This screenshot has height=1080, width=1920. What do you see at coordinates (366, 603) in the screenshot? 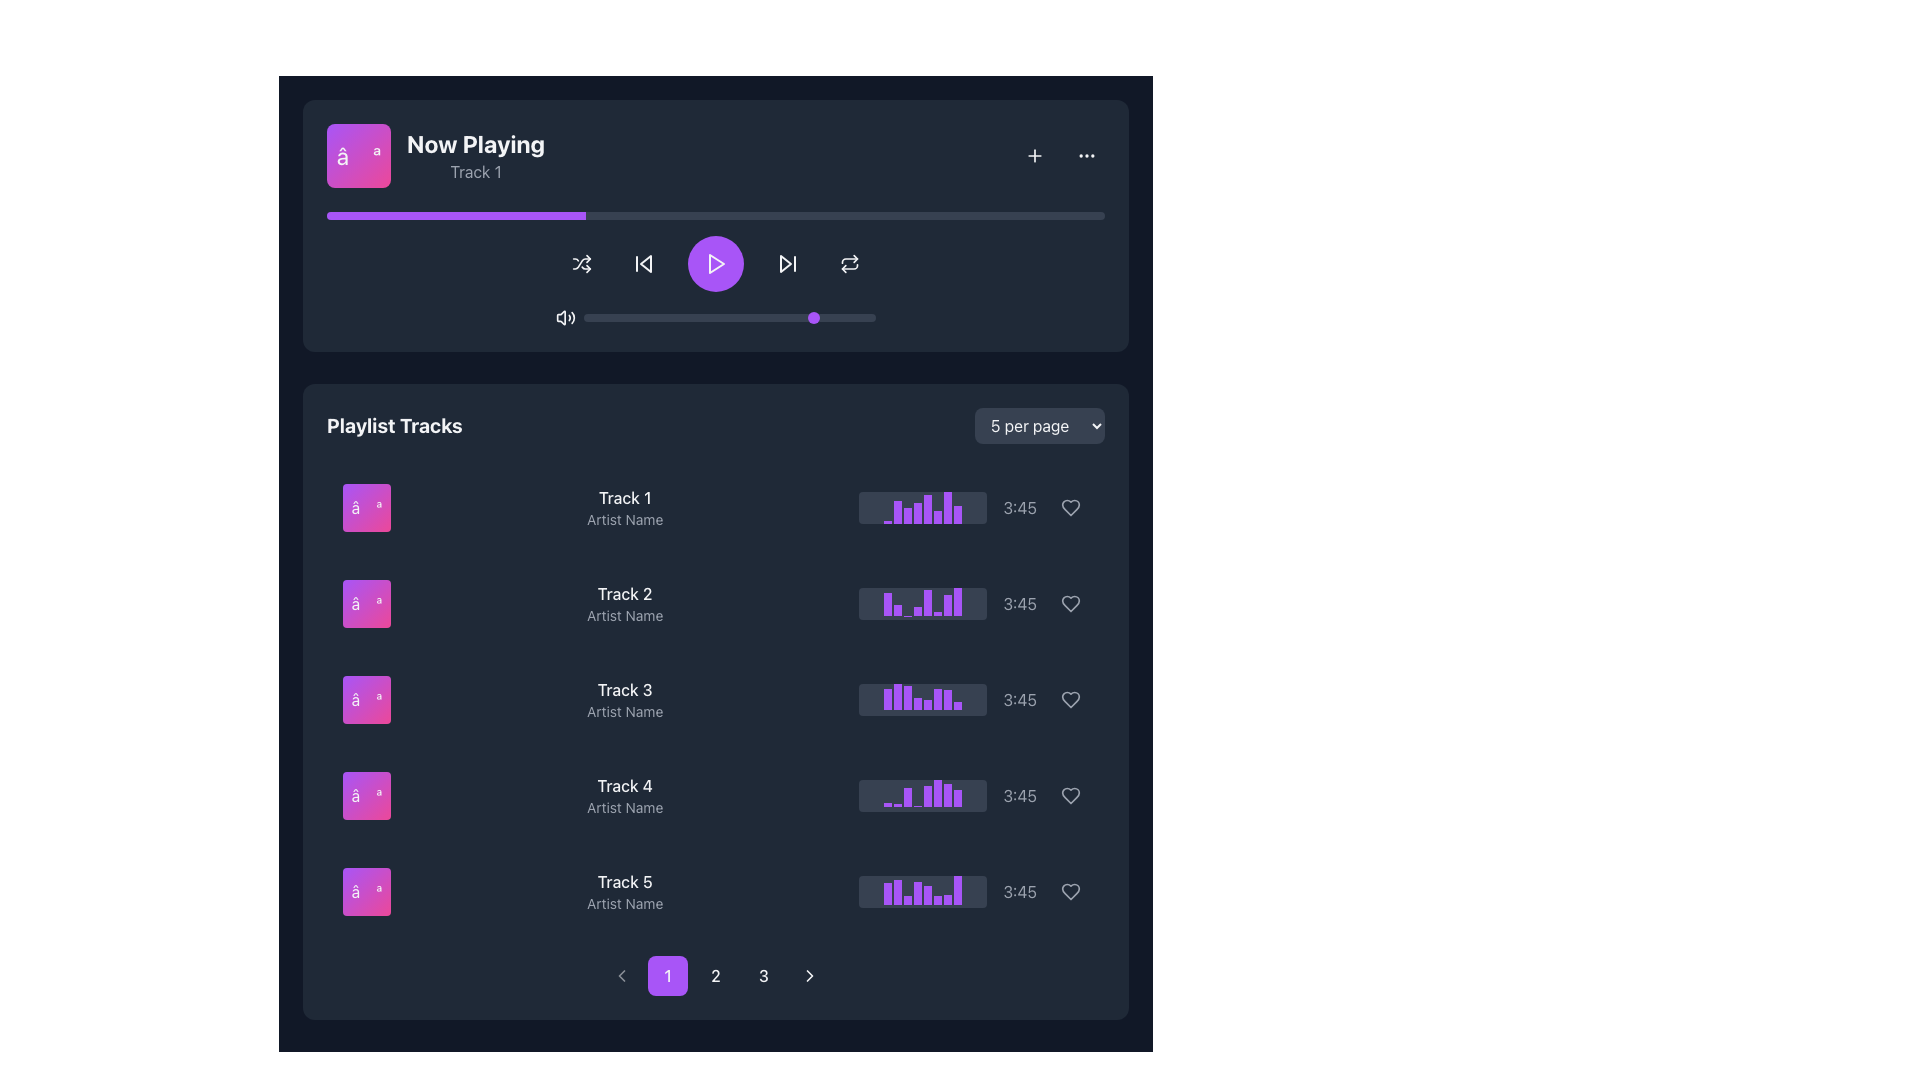
I see `the visual decoration icon representing the second music track in the Playlist Tracks section, located to the left of its descriptive text` at bounding box center [366, 603].